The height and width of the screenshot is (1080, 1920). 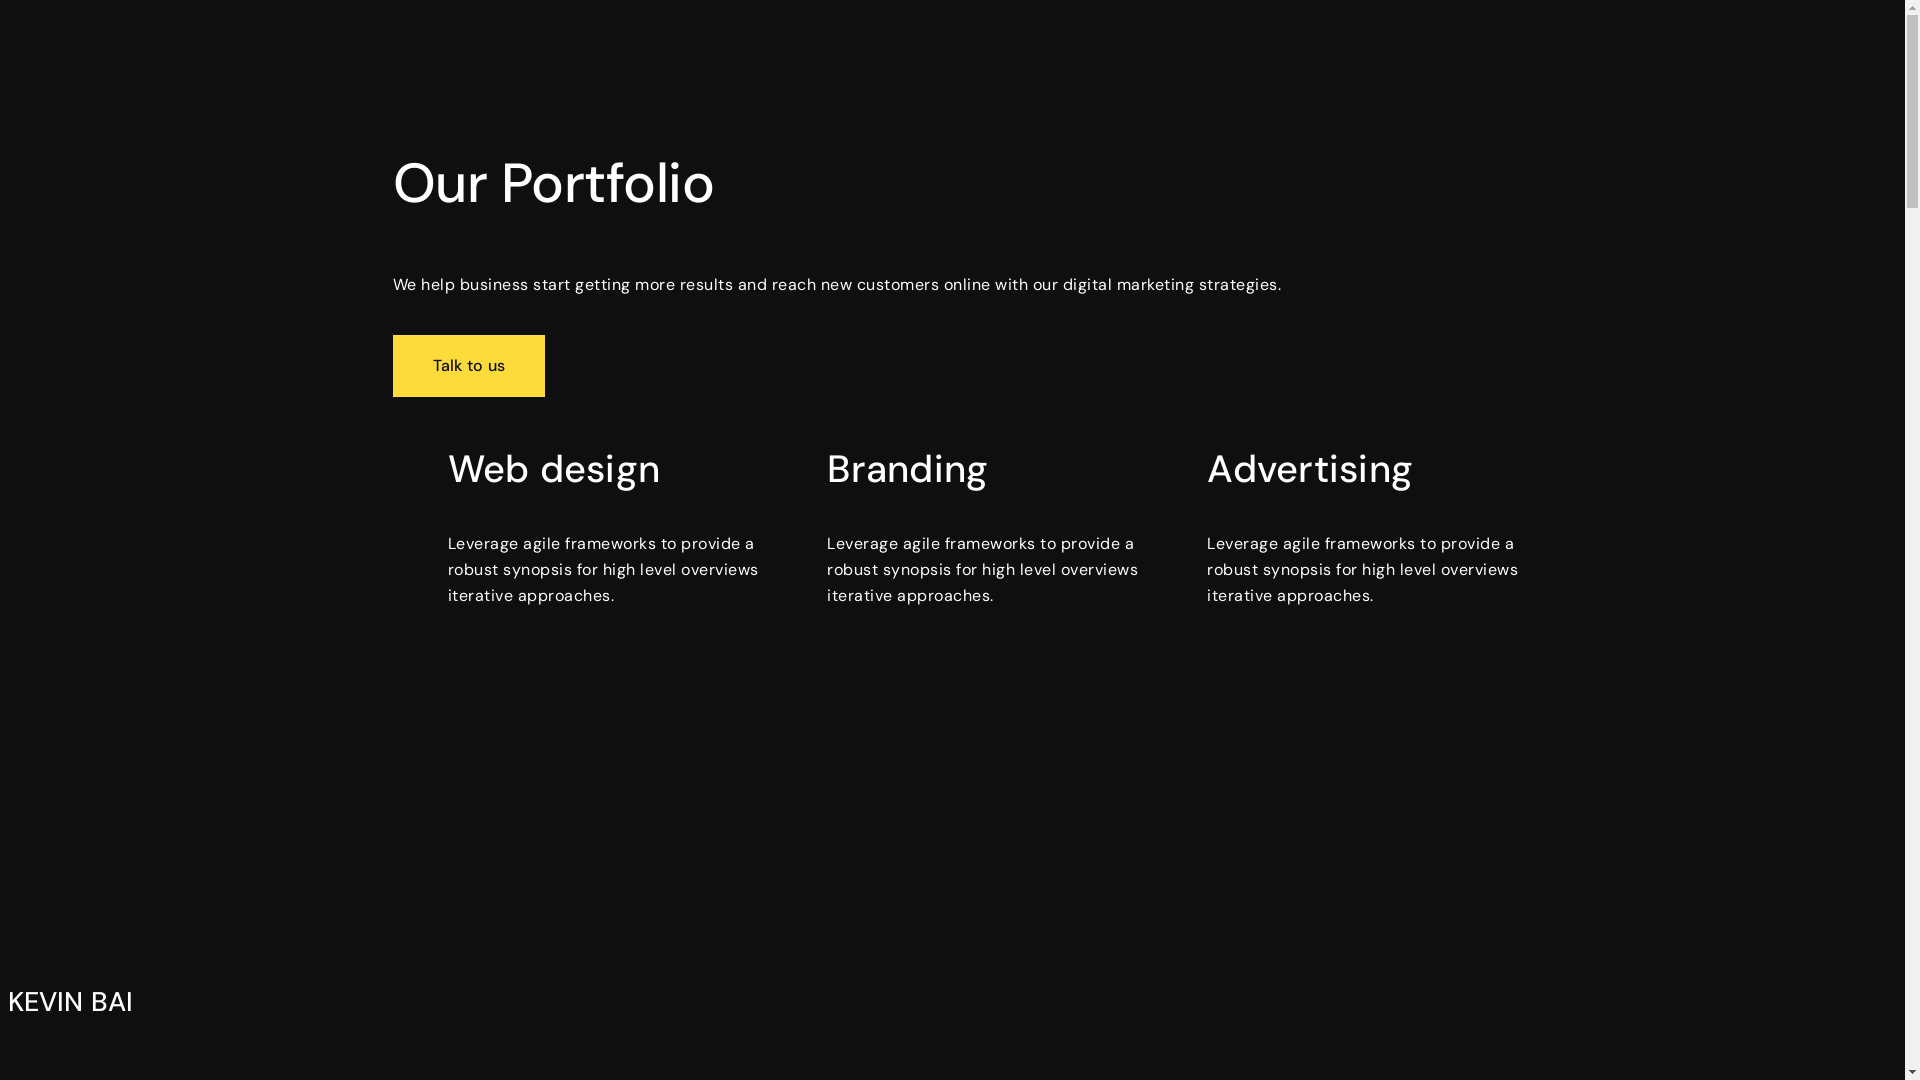 What do you see at coordinates (467, 366) in the screenshot?
I see `'Talk to us'` at bounding box center [467, 366].